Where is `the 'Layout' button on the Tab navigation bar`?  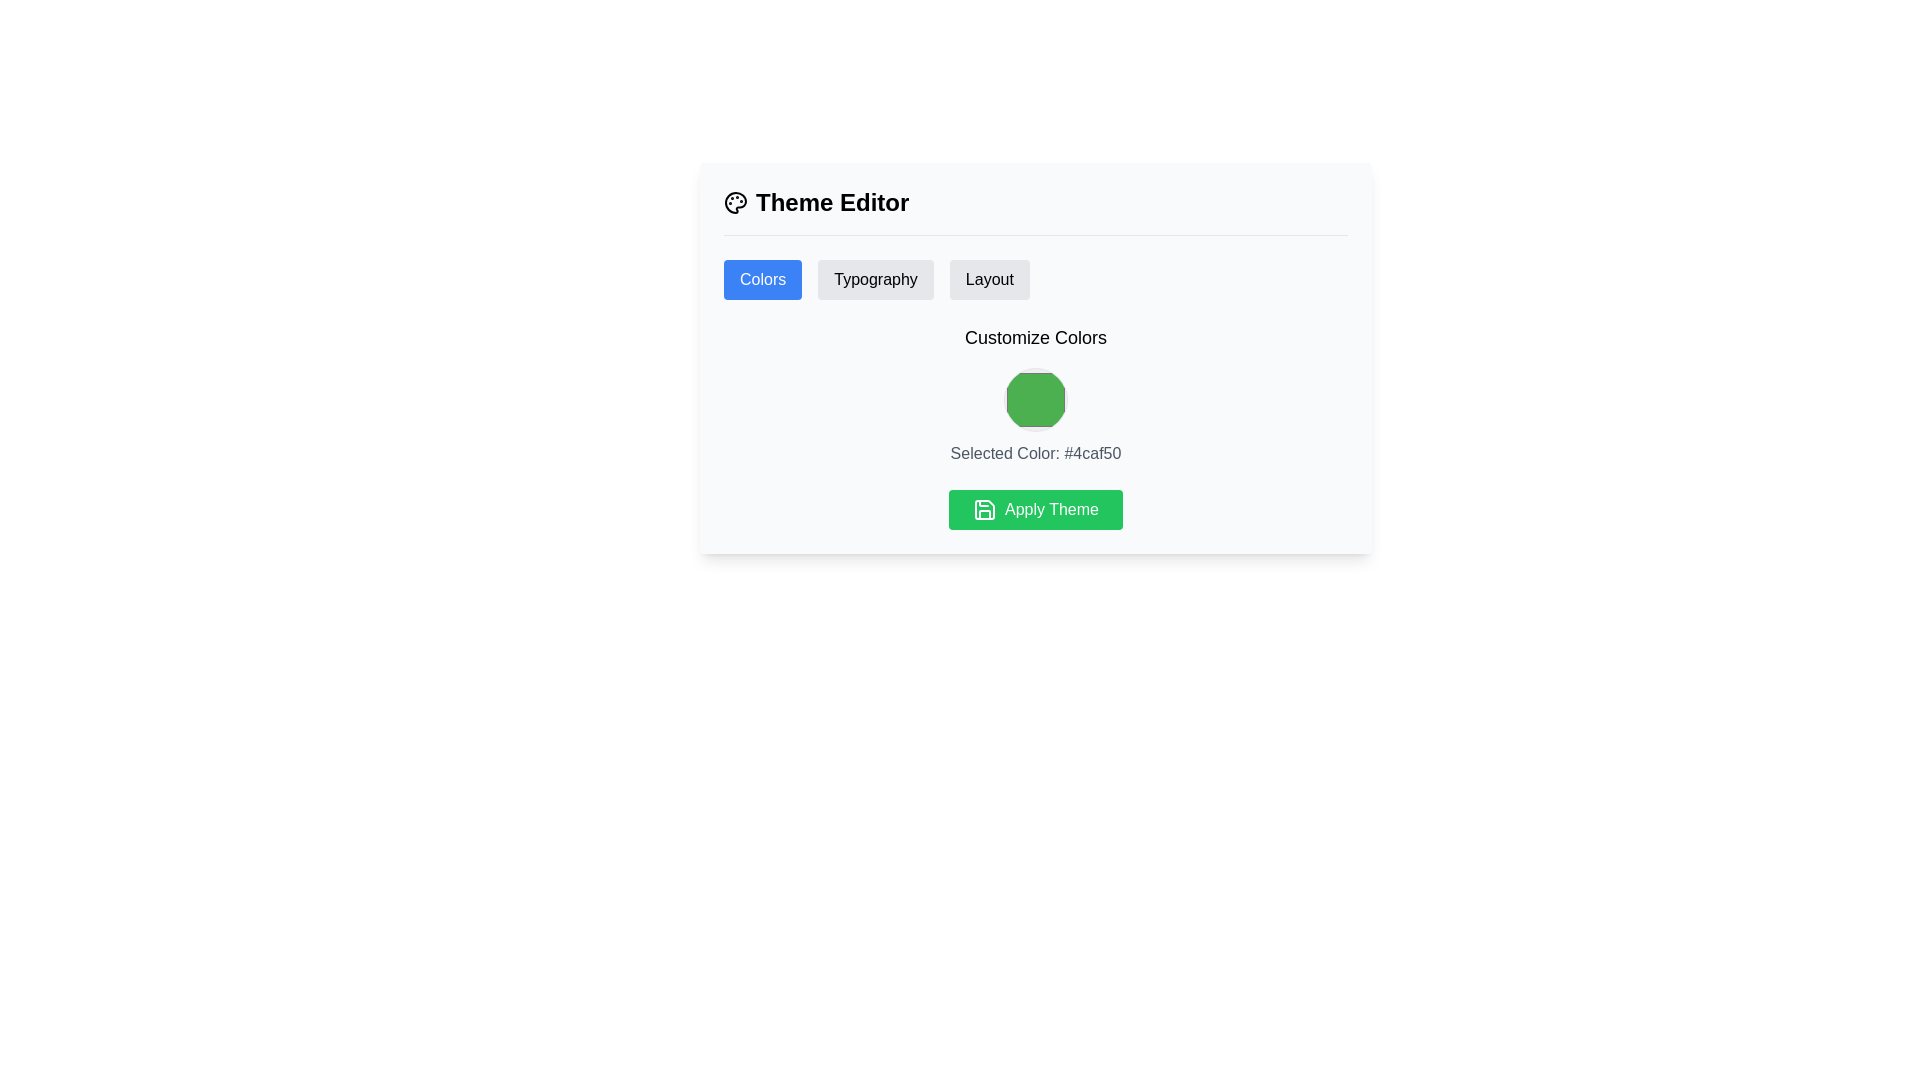 the 'Layout' button on the Tab navigation bar is located at coordinates (1036, 280).